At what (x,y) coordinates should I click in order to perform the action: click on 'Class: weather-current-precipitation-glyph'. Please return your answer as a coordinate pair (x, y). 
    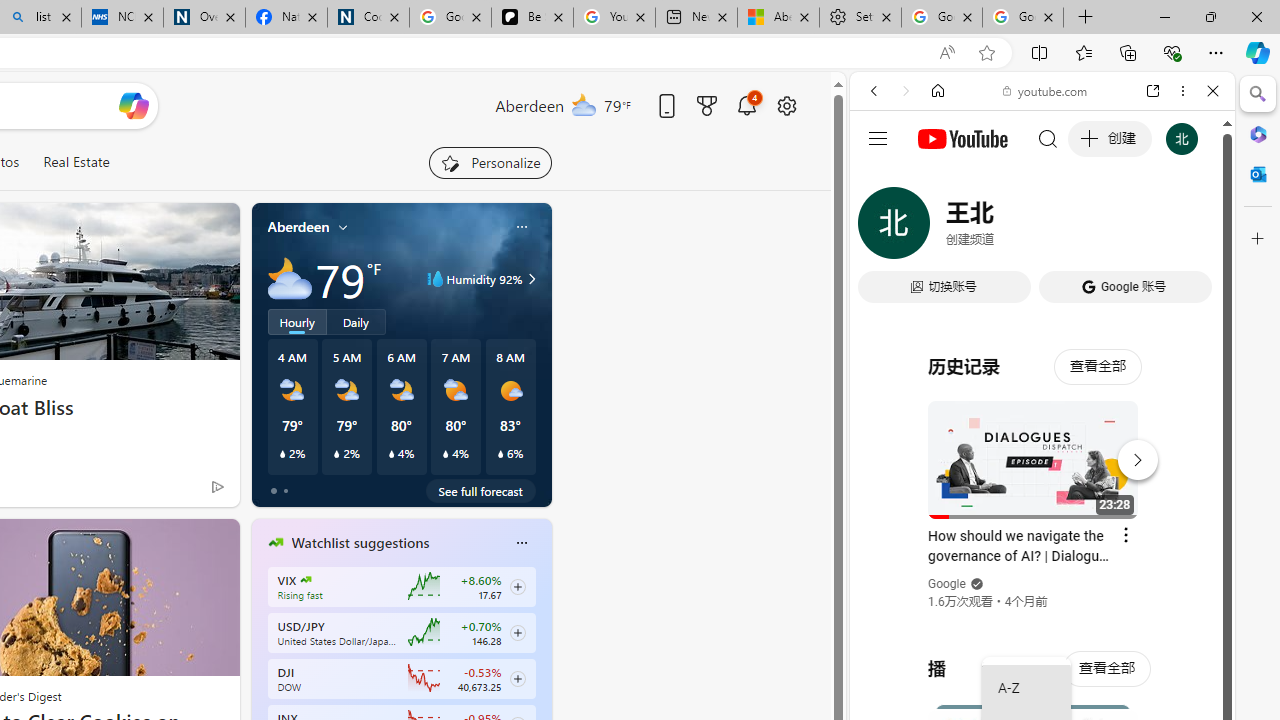
    Looking at the image, I should click on (500, 453).